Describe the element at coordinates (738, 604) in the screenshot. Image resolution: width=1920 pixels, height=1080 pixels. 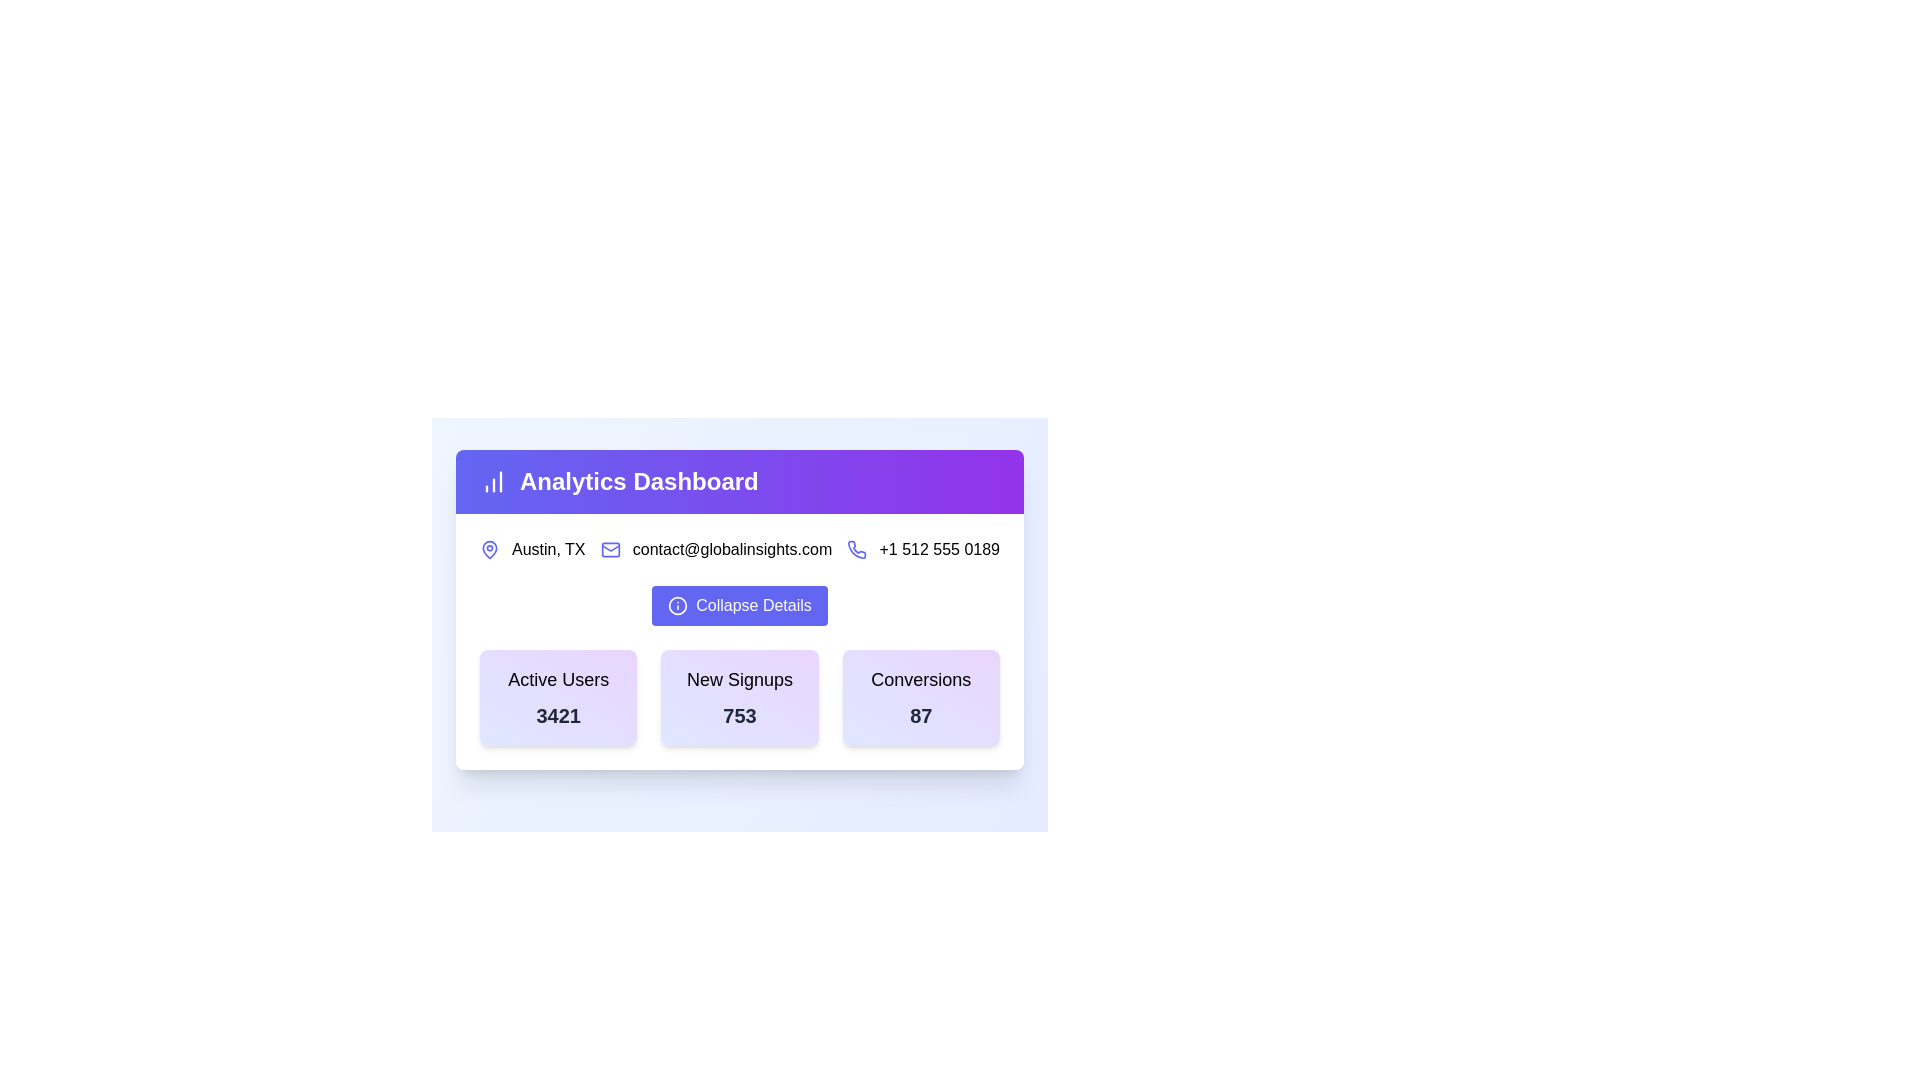
I see `the indigo 'Collapse Details' button with white text and an information icon, located below the contact information and above the statistics section` at that location.